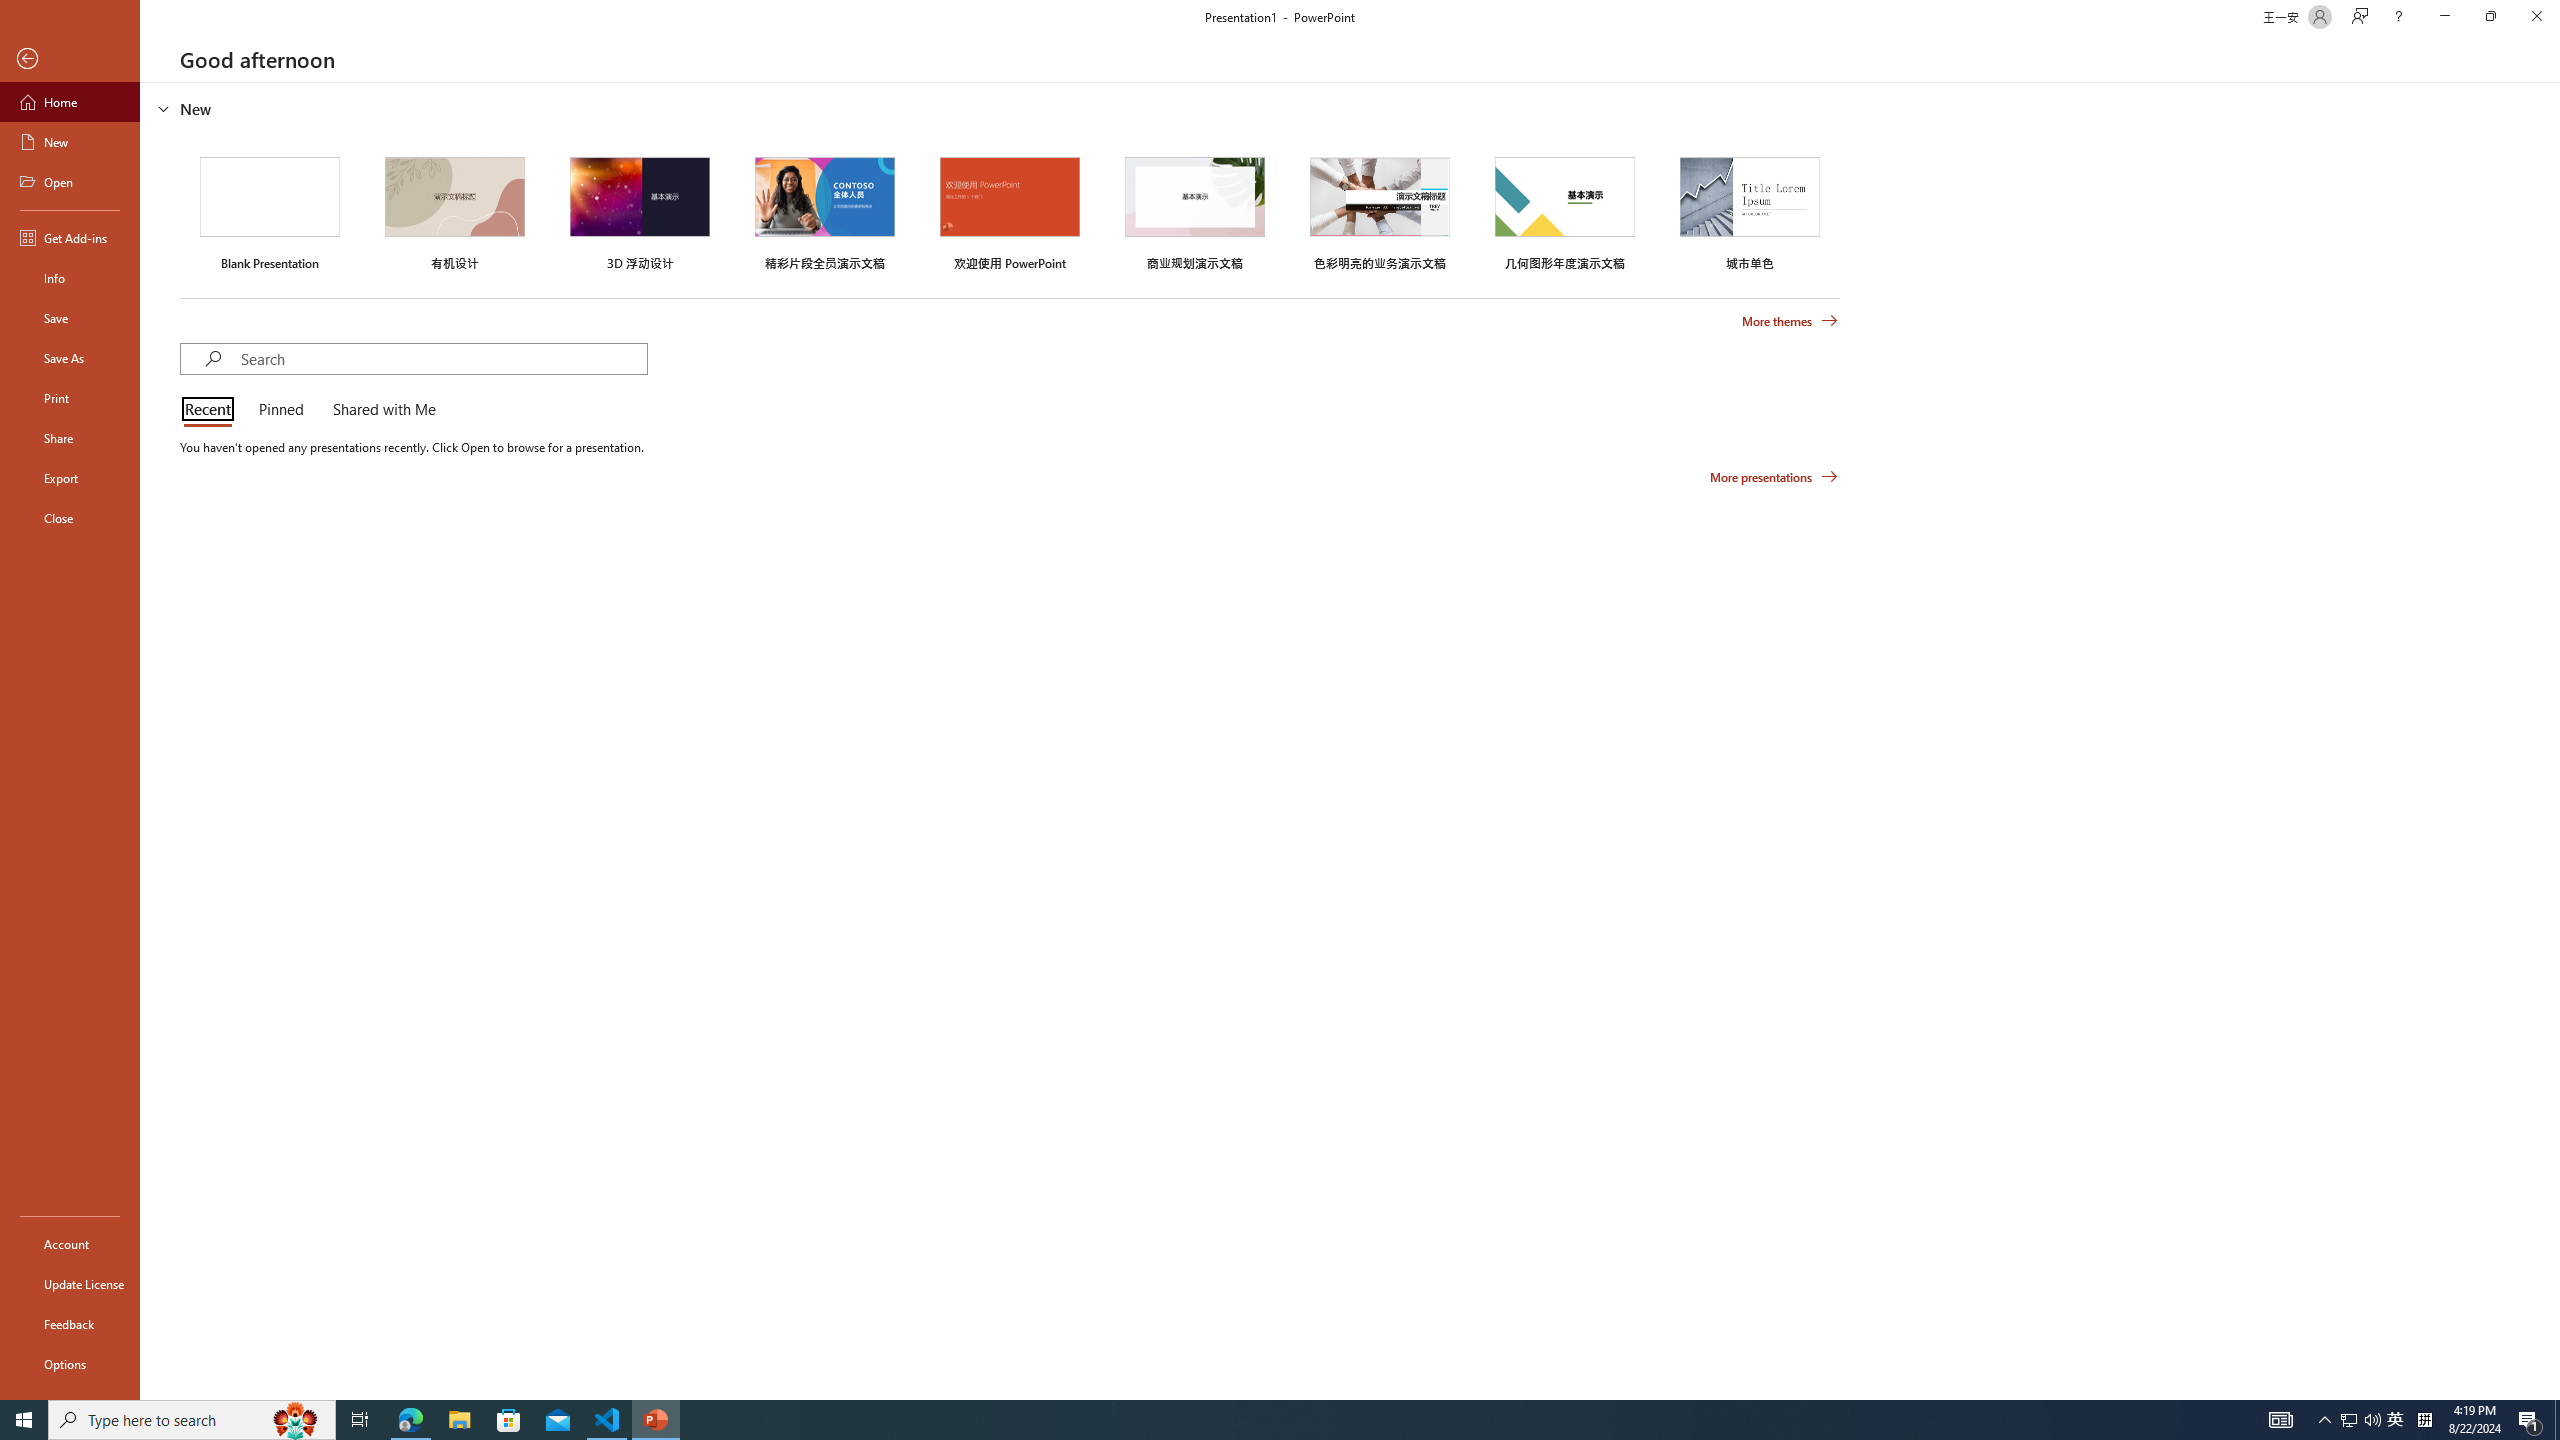 This screenshot has width=2560, height=1440. Describe the element at coordinates (69, 317) in the screenshot. I see `'Save'` at that location.